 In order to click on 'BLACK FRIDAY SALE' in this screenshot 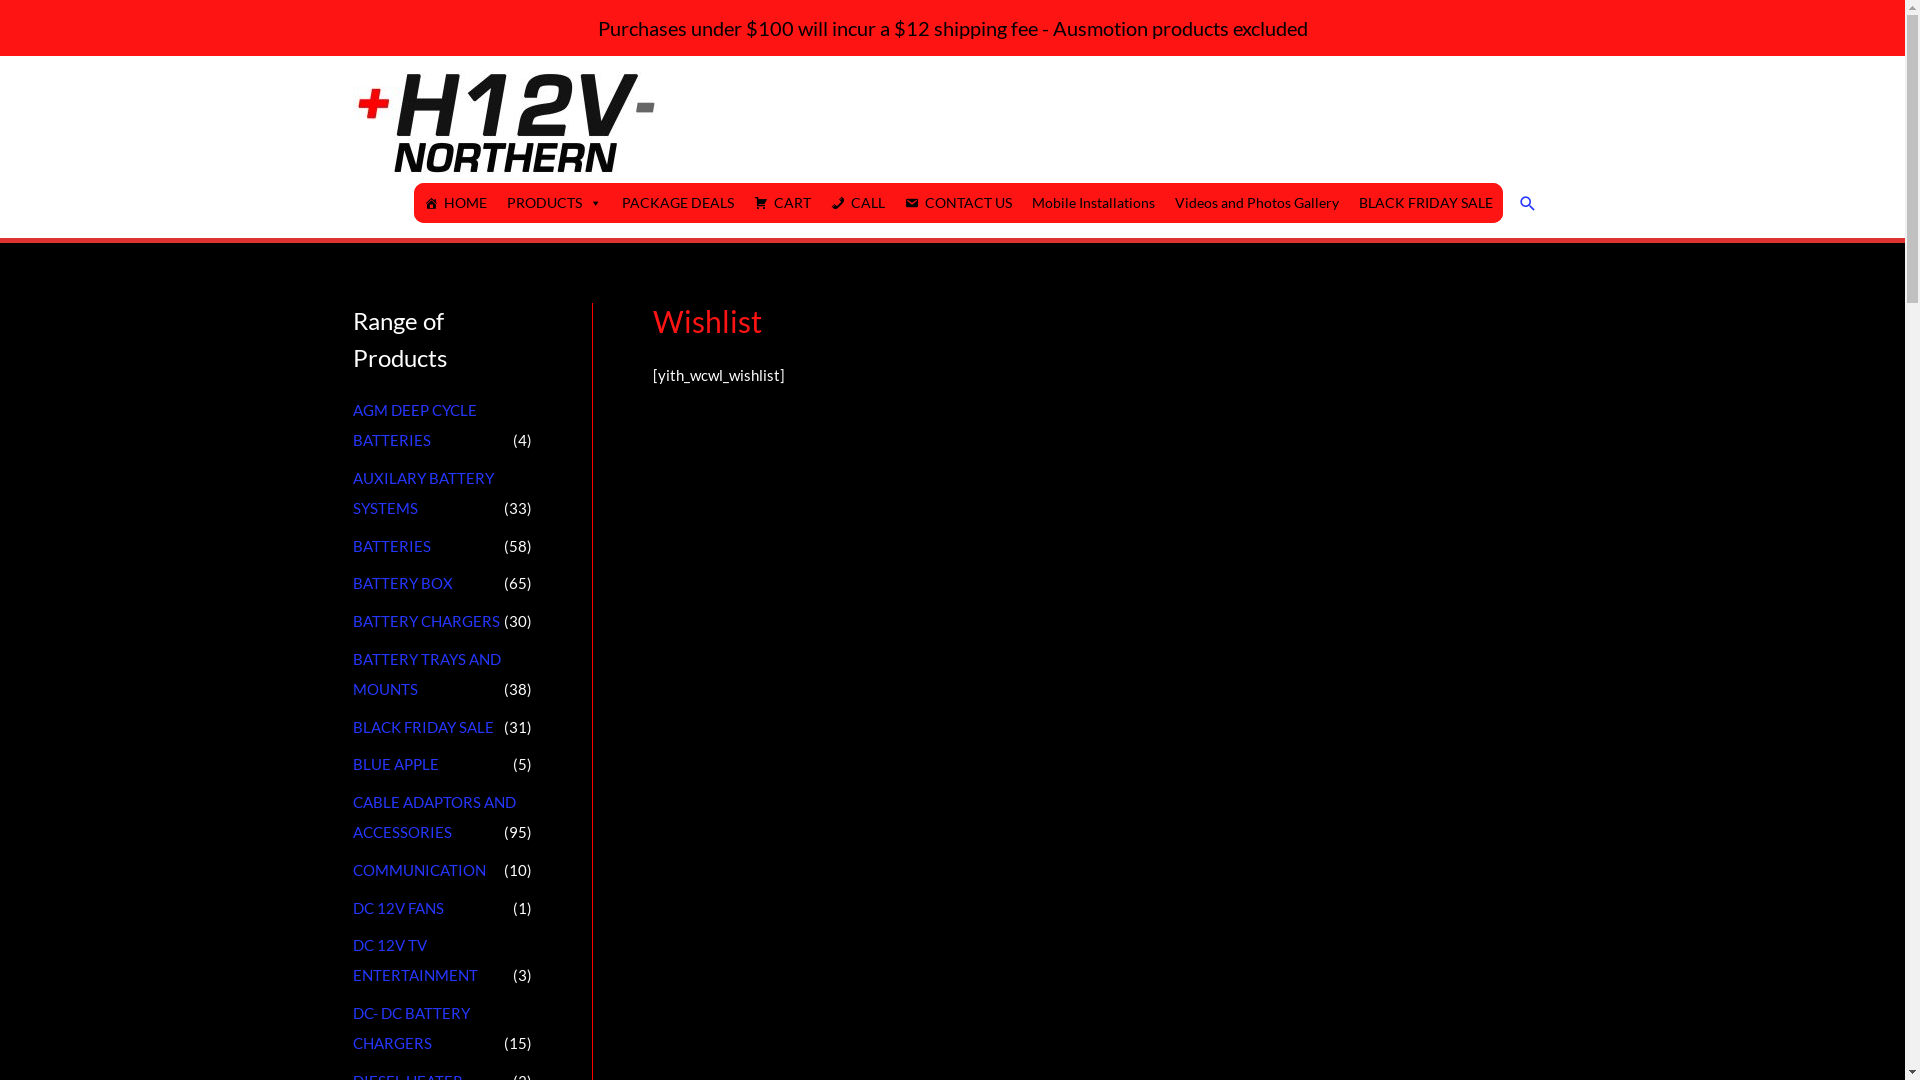, I will do `click(1424, 203)`.